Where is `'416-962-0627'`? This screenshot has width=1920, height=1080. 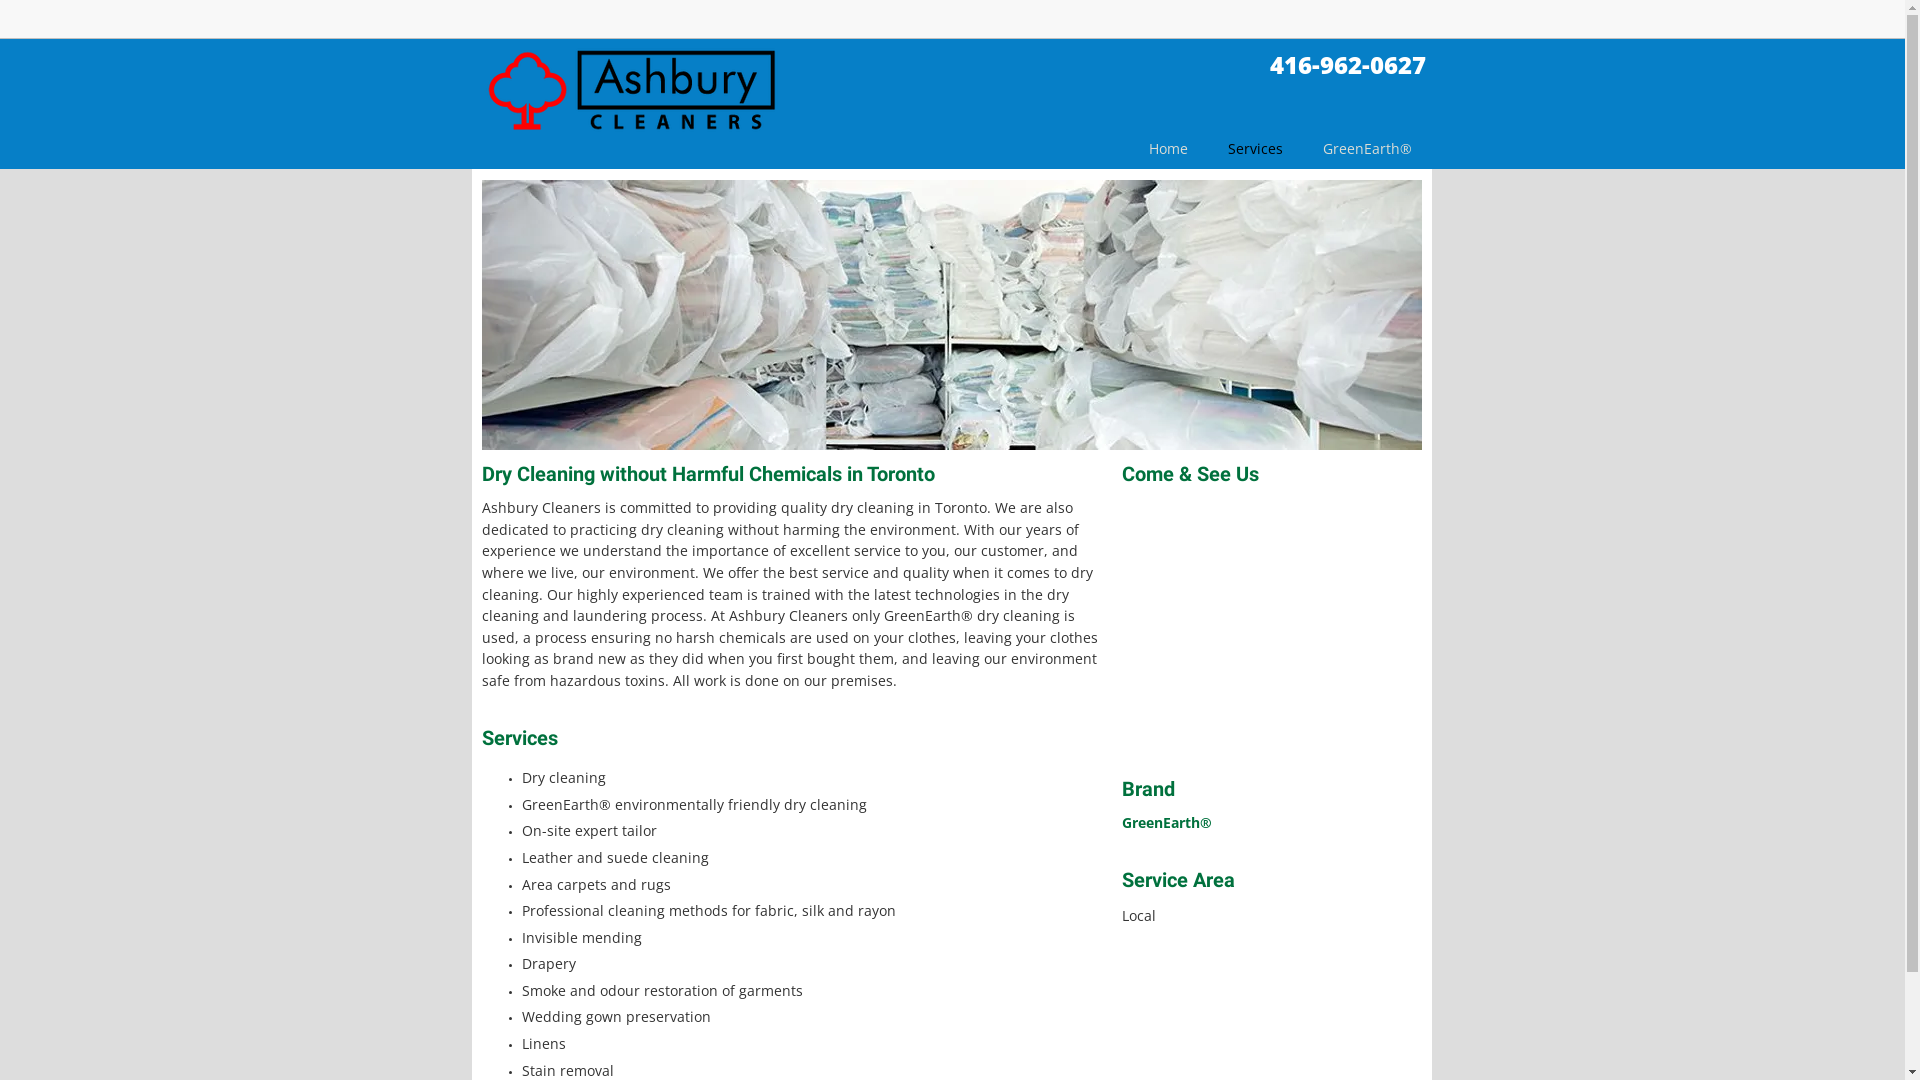
'416-962-0627' is located at coordinates (1348, 63).